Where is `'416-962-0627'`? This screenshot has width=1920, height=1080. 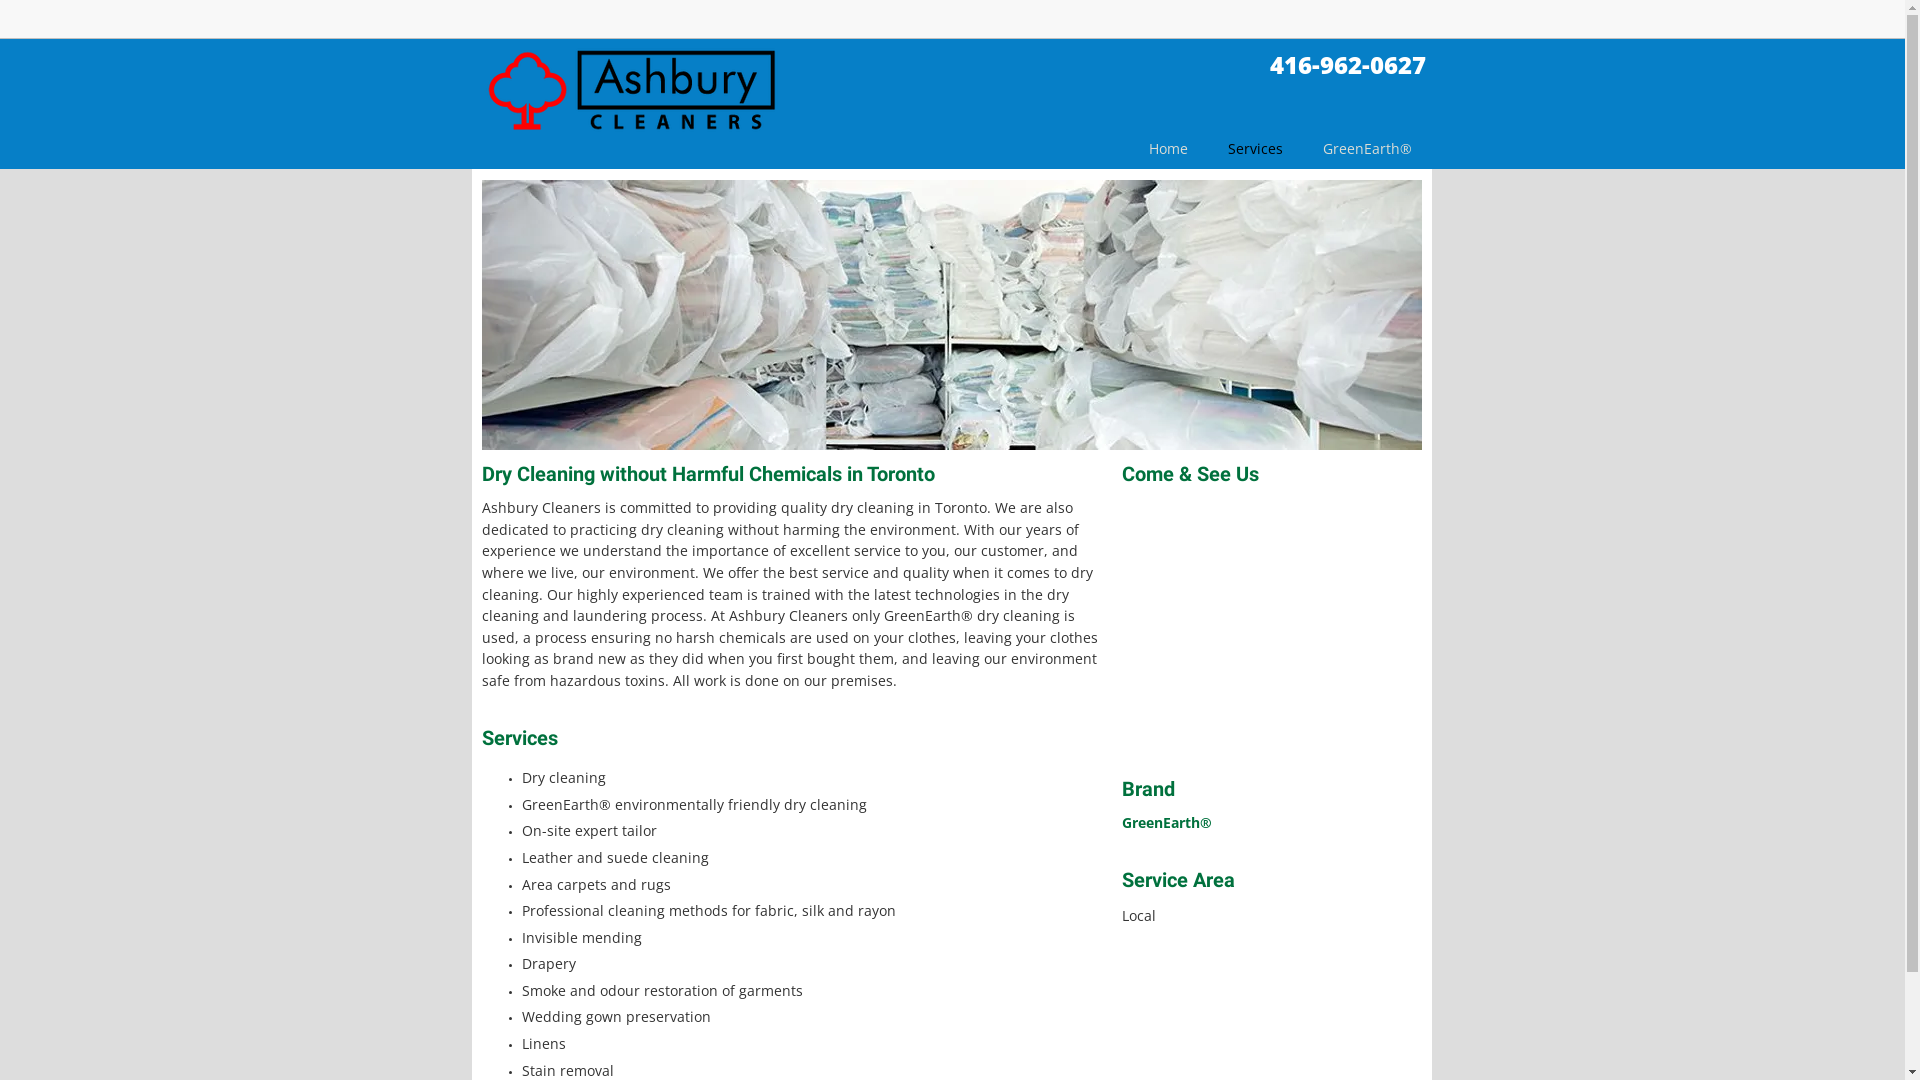
'416-962-0627' is located at coordinates (1348, 63).